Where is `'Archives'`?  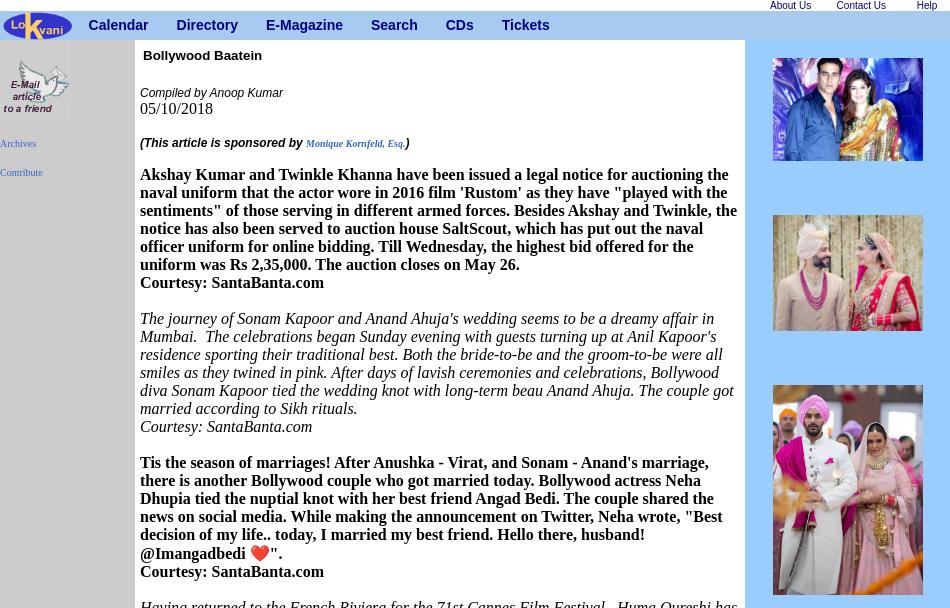
'Archives' is located at coordinates (0, 142).